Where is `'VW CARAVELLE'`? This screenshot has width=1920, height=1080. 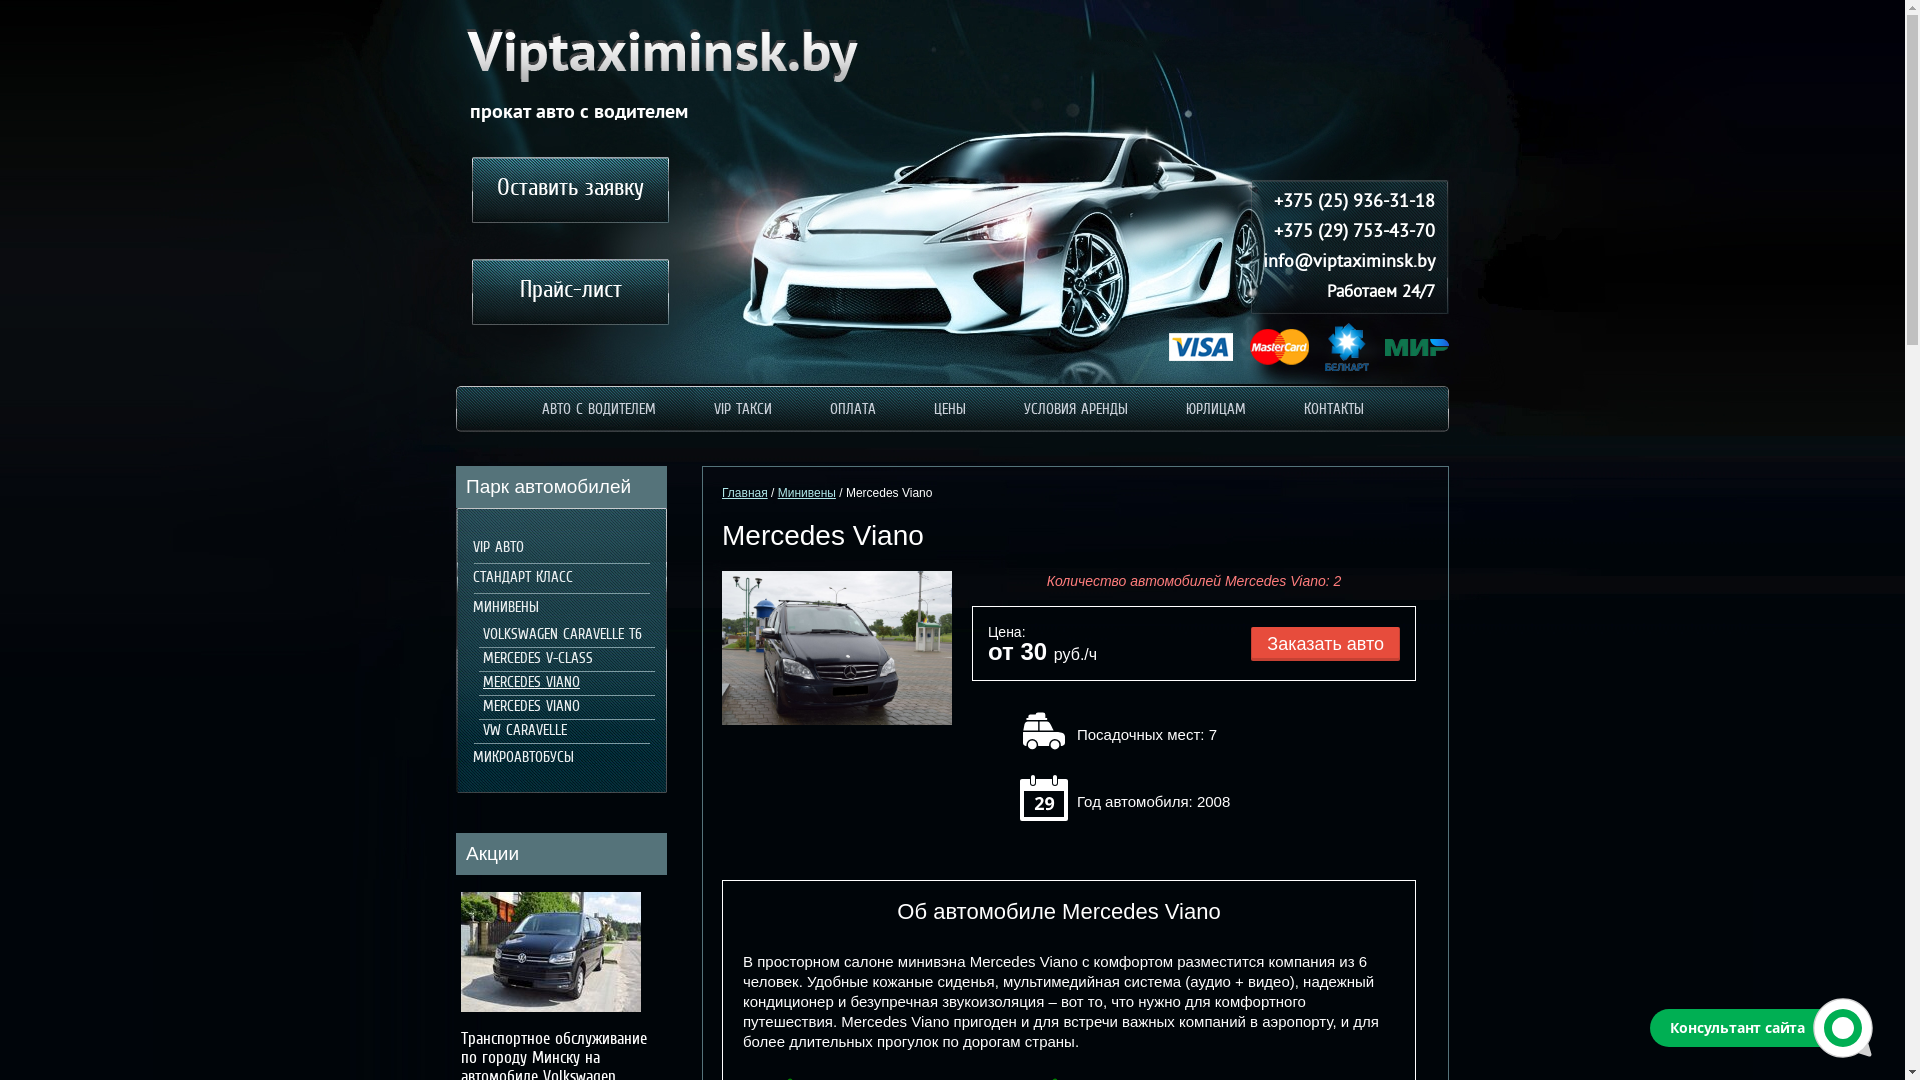
'VW CARAVELLE' is located at coordinates (521, 731).